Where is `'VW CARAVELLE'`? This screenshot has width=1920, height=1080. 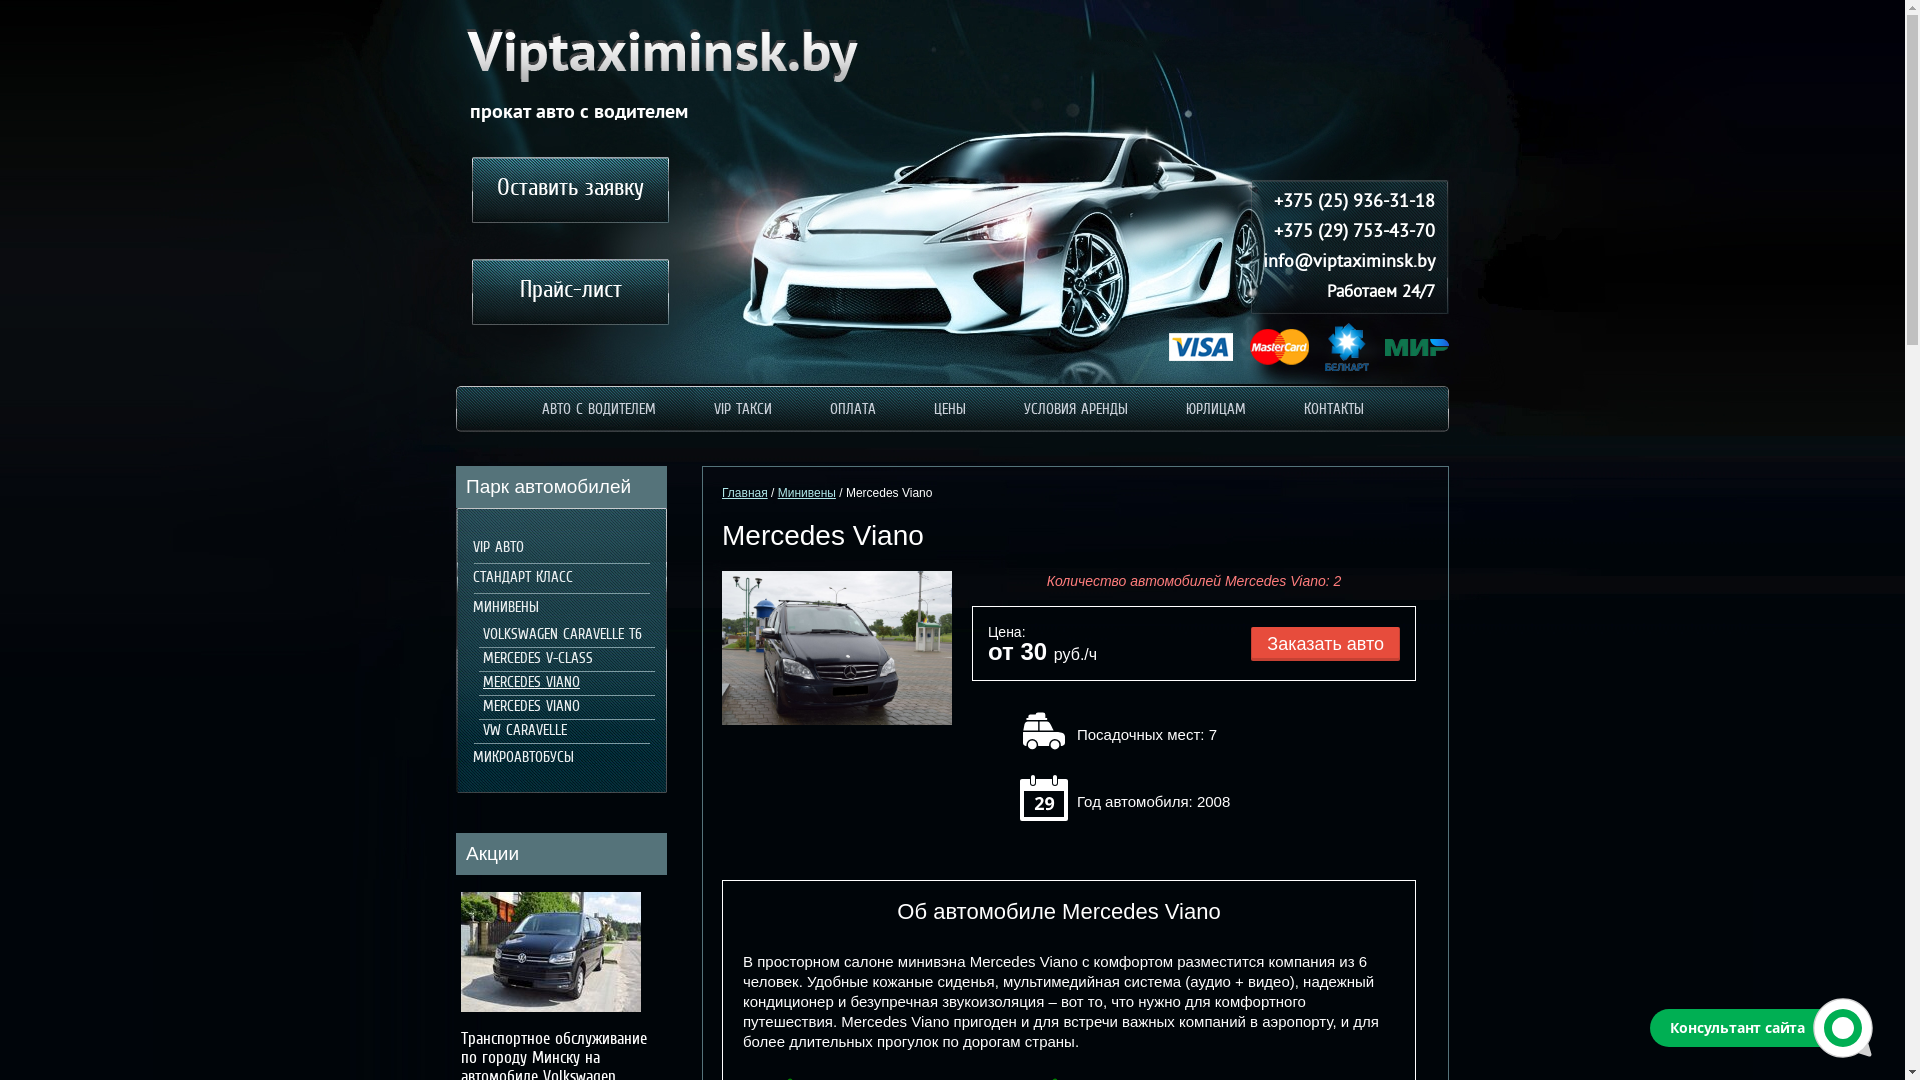
'VW CARAVELLE' is located at coordinates (521, 731).